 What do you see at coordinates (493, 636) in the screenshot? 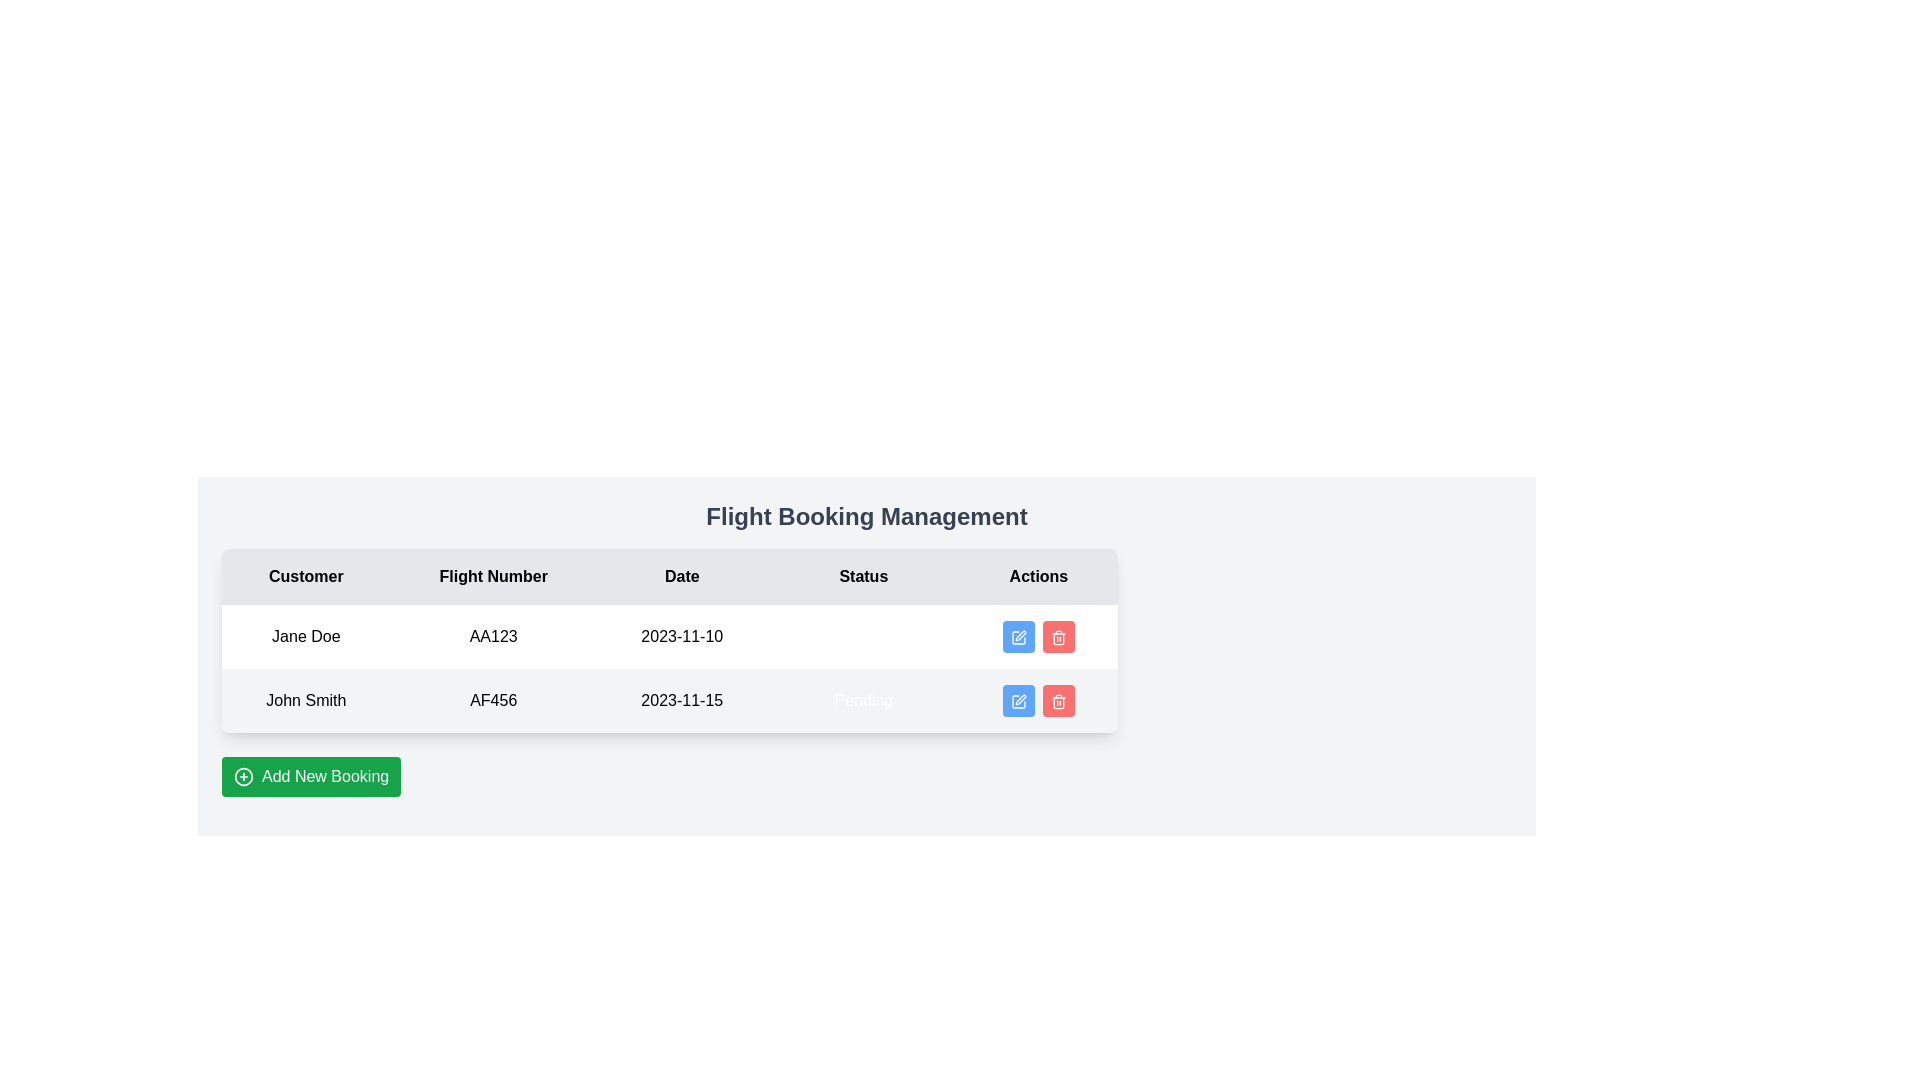
I see `the static text label displaying the flight number 'AA123' located in the second column of the first data row beneath the 'Flight Number' header` at bounding box center [493, 636].